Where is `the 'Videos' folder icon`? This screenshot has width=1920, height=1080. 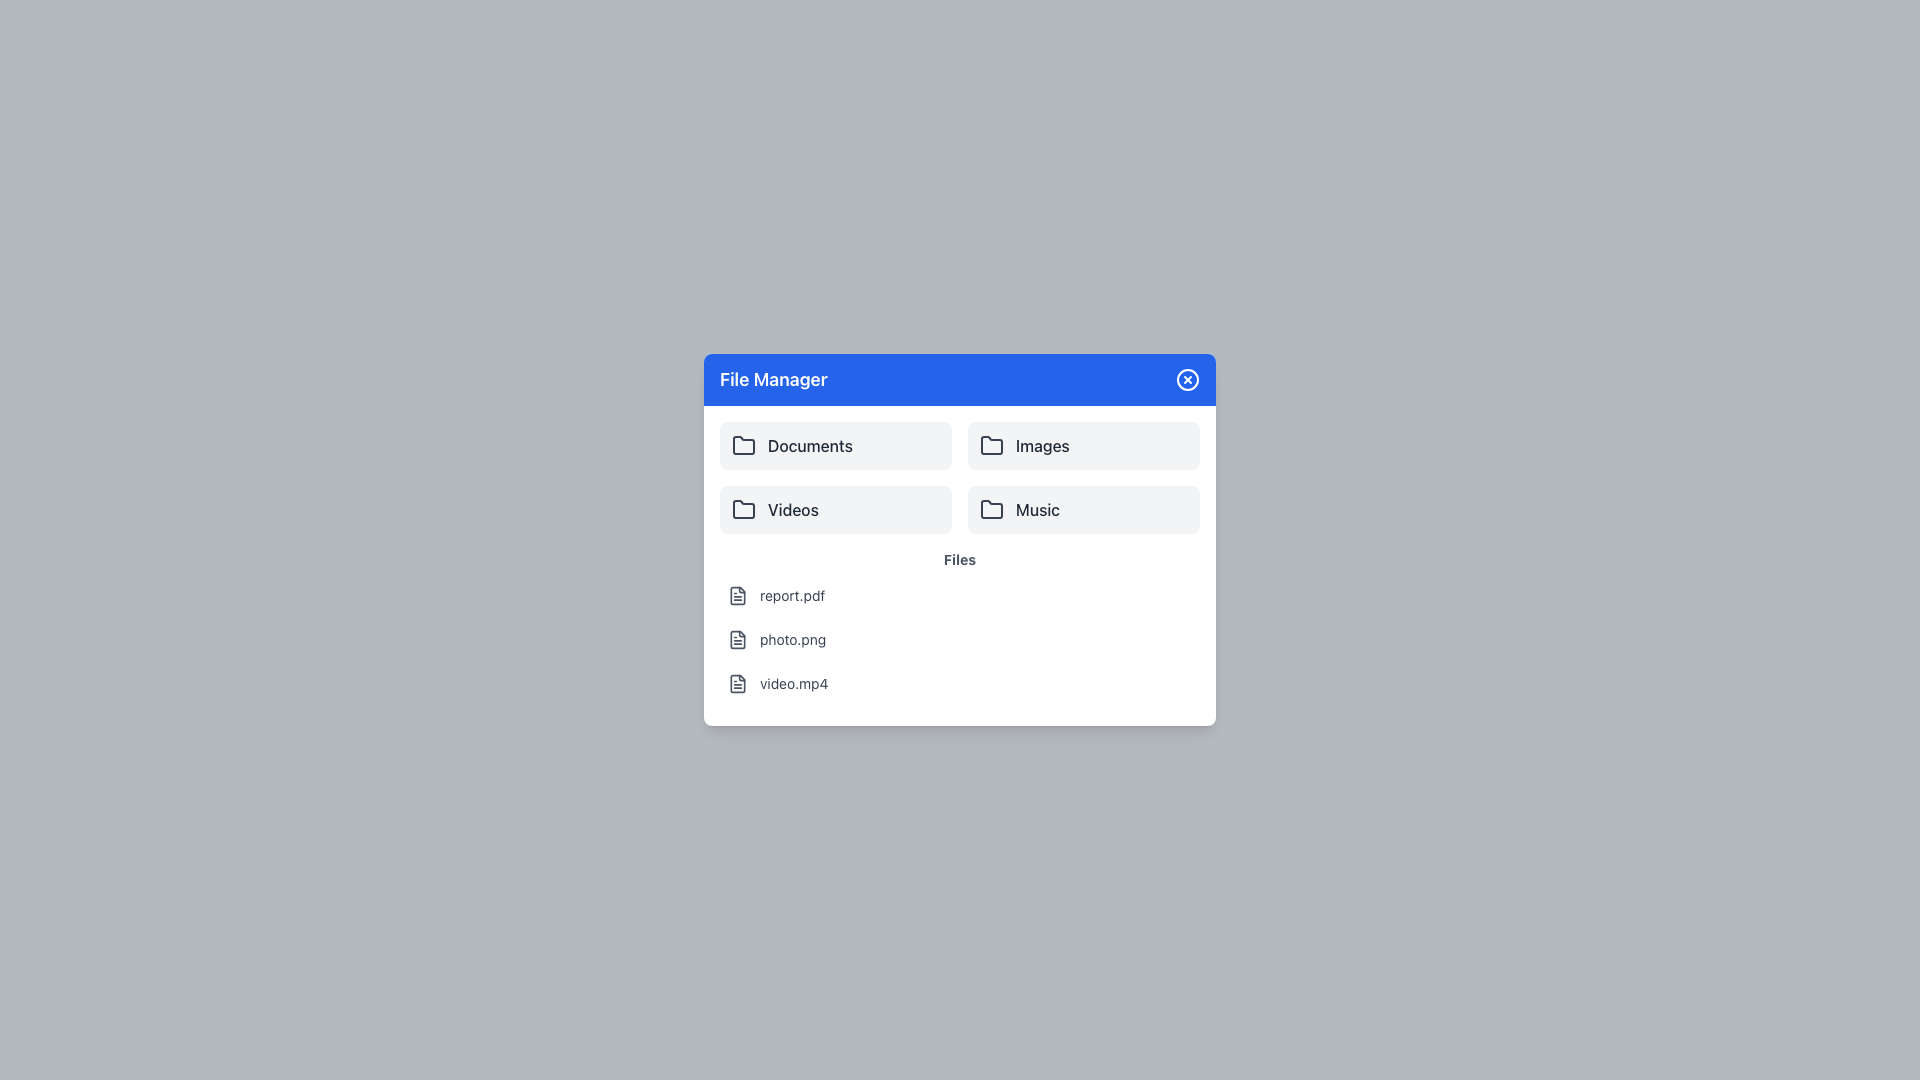
the 'Videos' folder icon is located at coordinates (743, 508).